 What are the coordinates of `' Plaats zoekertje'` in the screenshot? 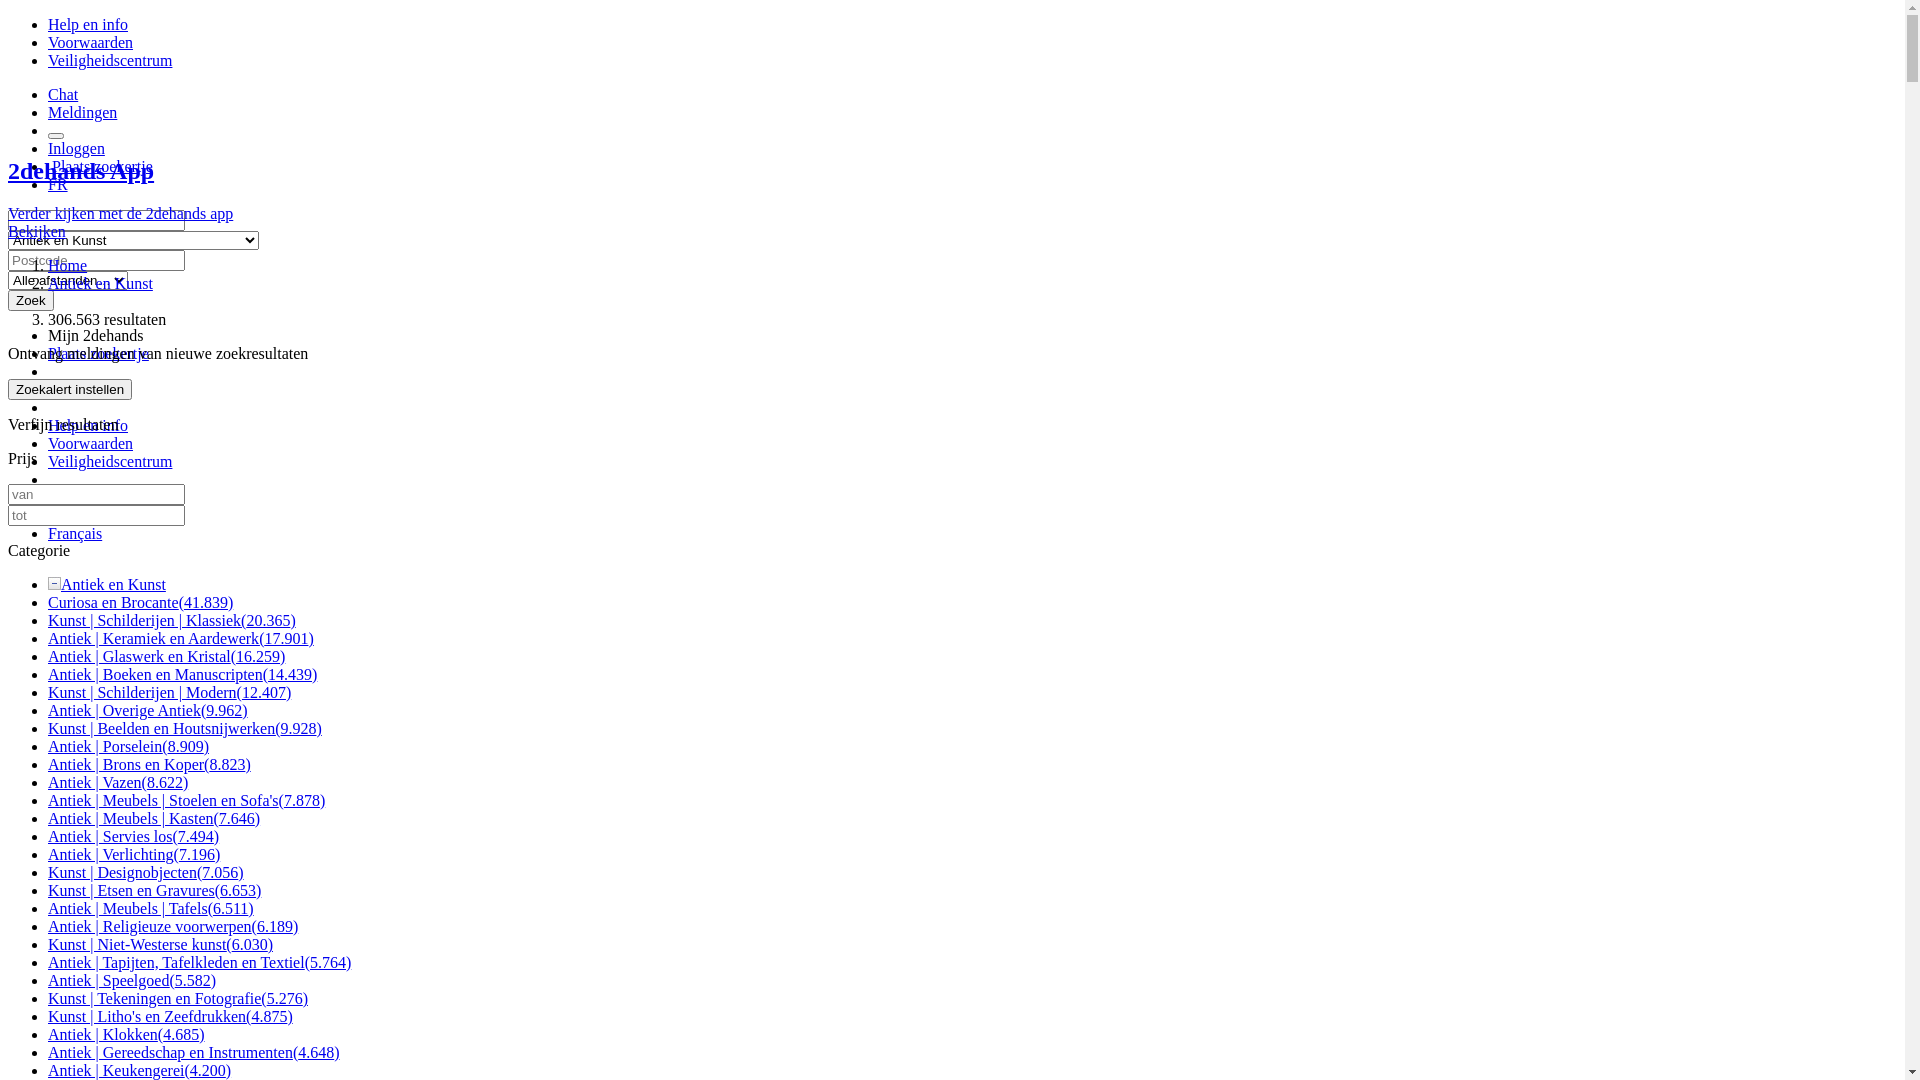 It's located at (99, 165).